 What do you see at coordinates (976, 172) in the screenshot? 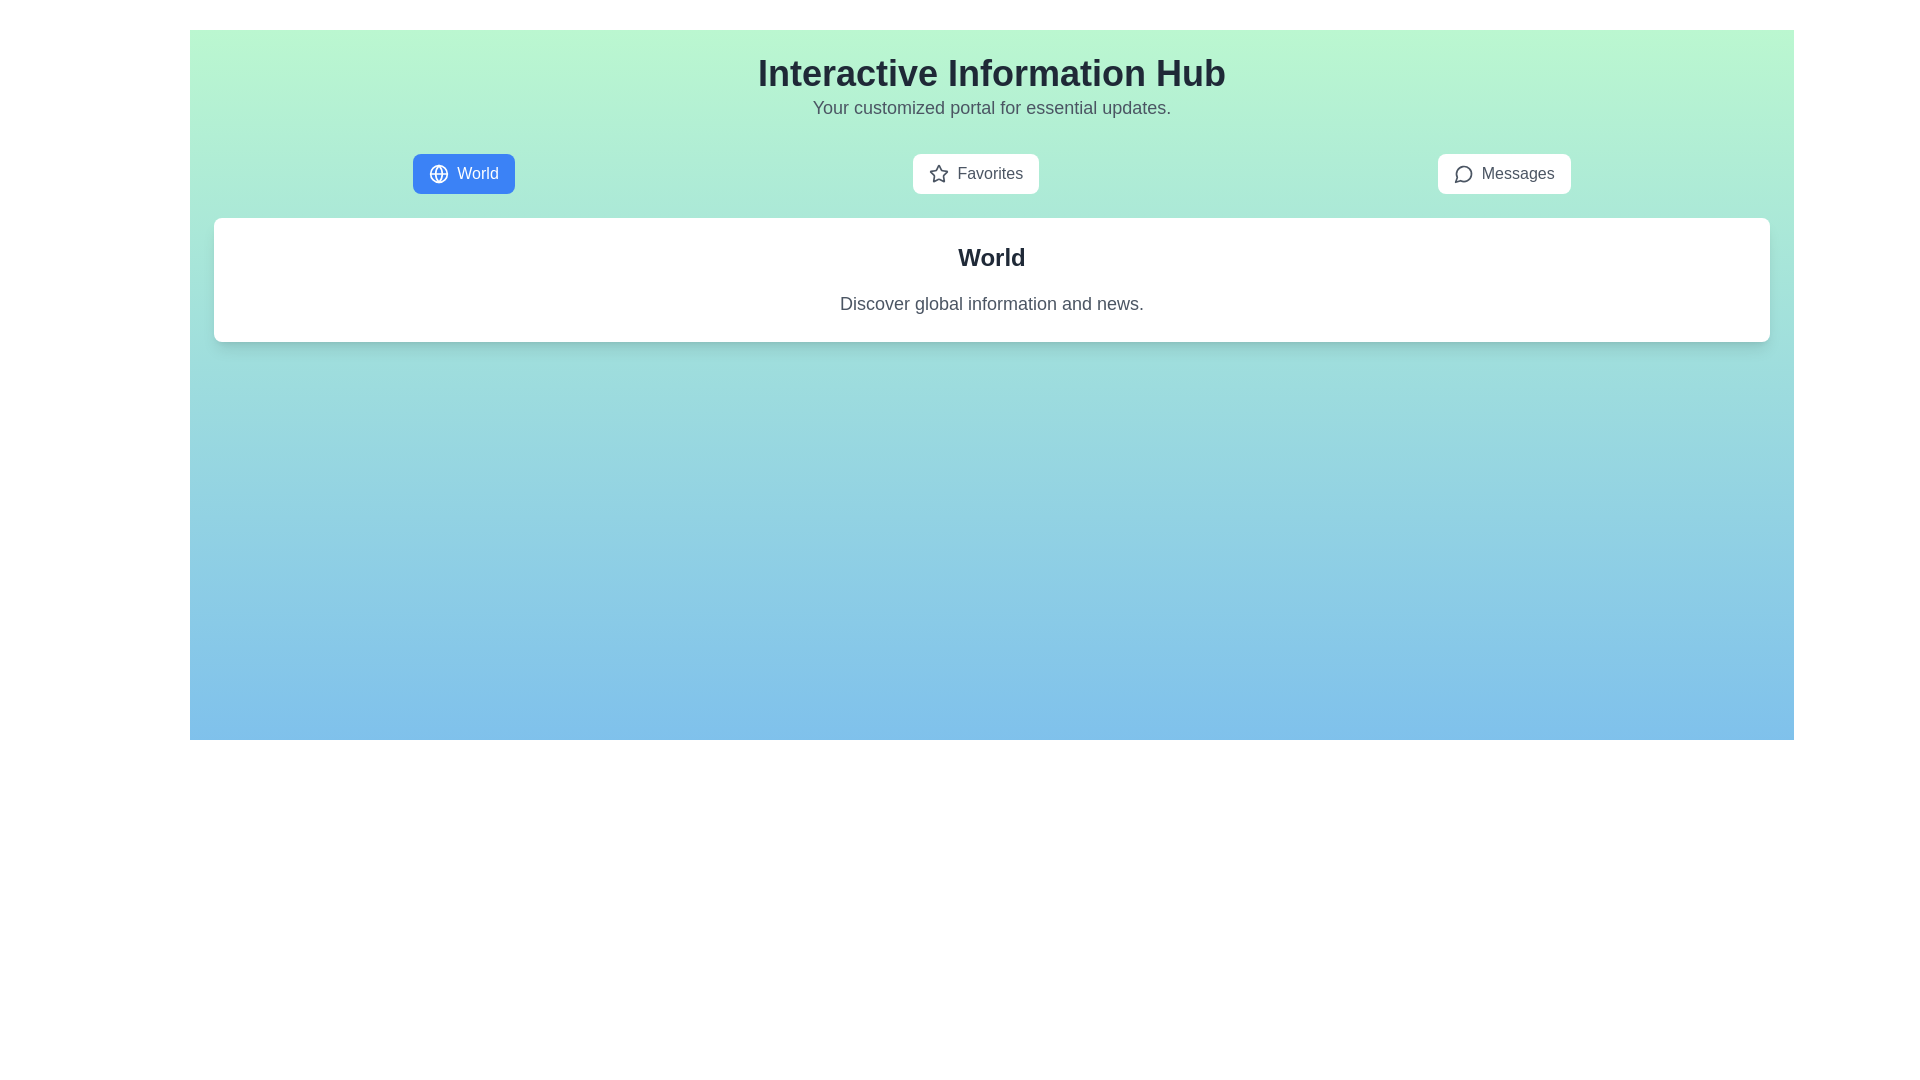
I see `the tab labeled Favorites to observe the hover effect` at bounding box center [976, 172].